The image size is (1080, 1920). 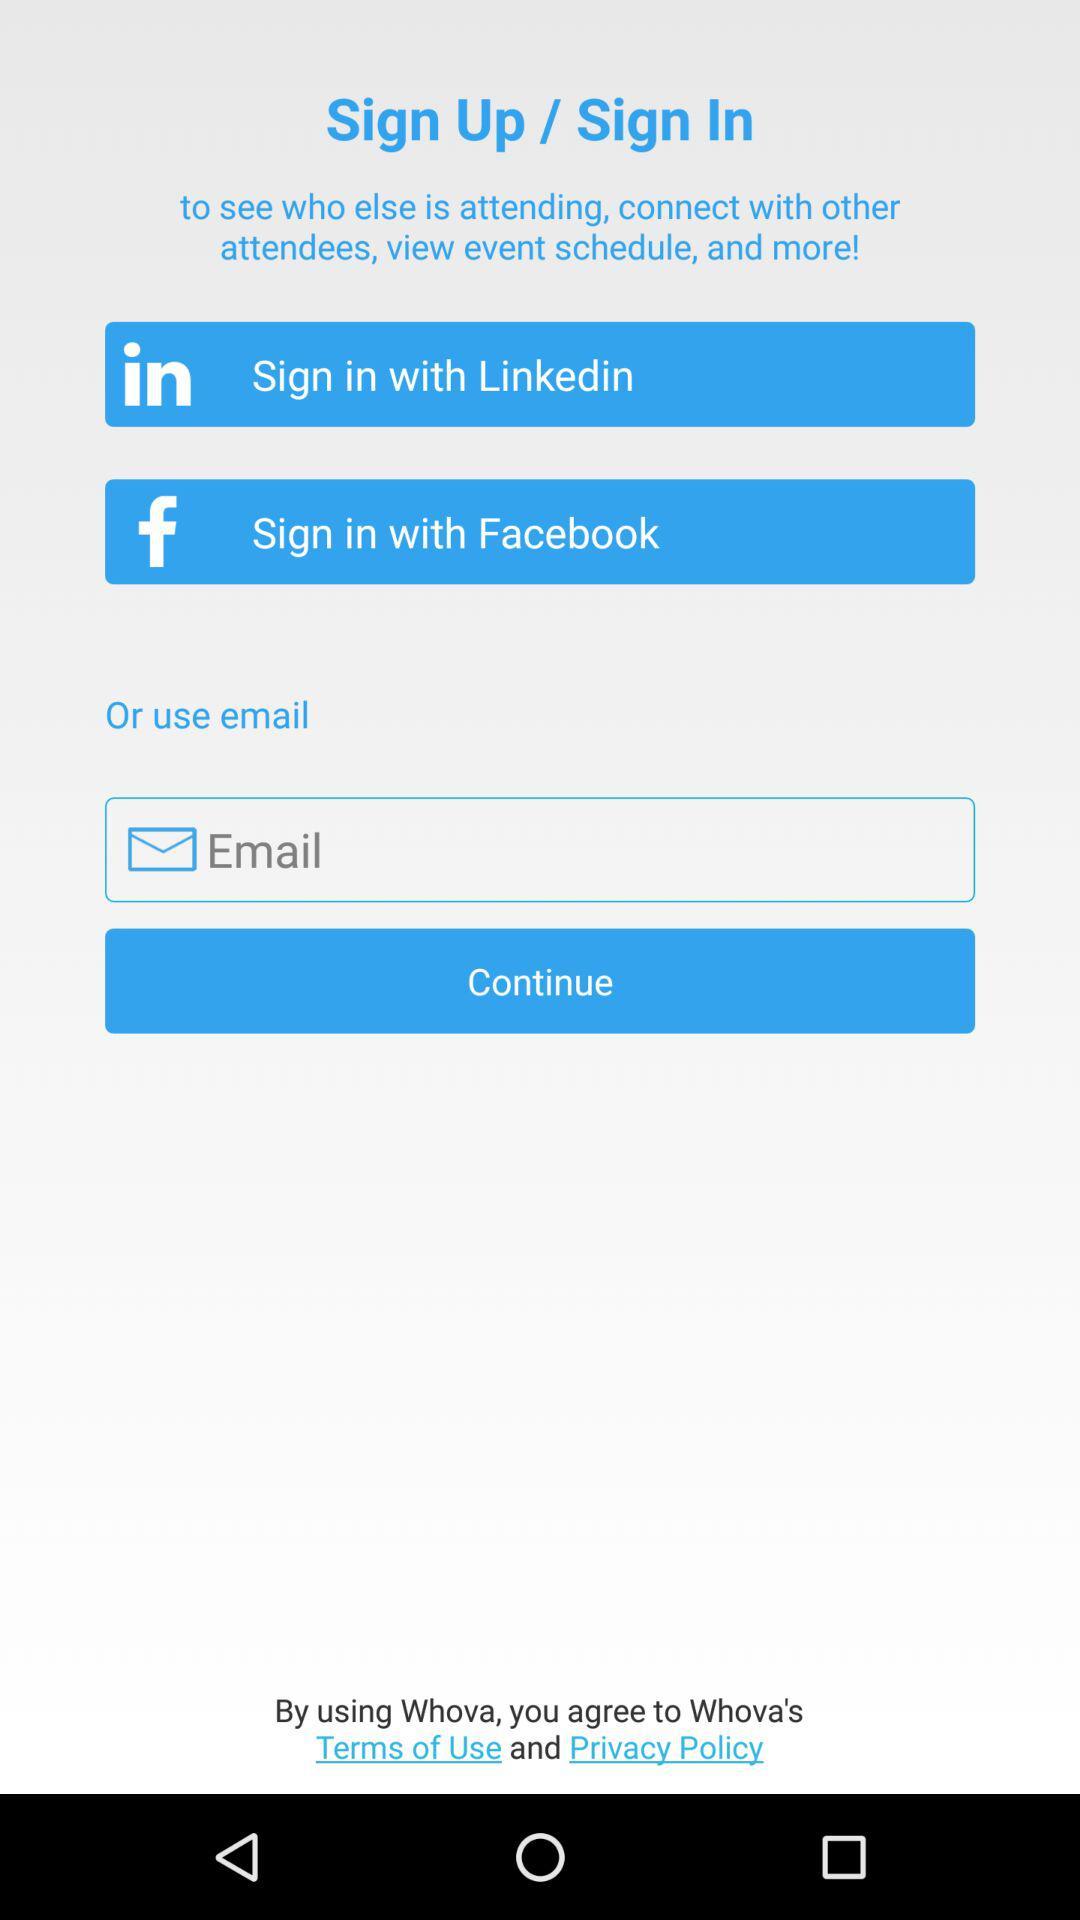 What do you see at coordinates (540, 980) in the screenshot?
I see `the continue icon` at bounding box center [540, 980].